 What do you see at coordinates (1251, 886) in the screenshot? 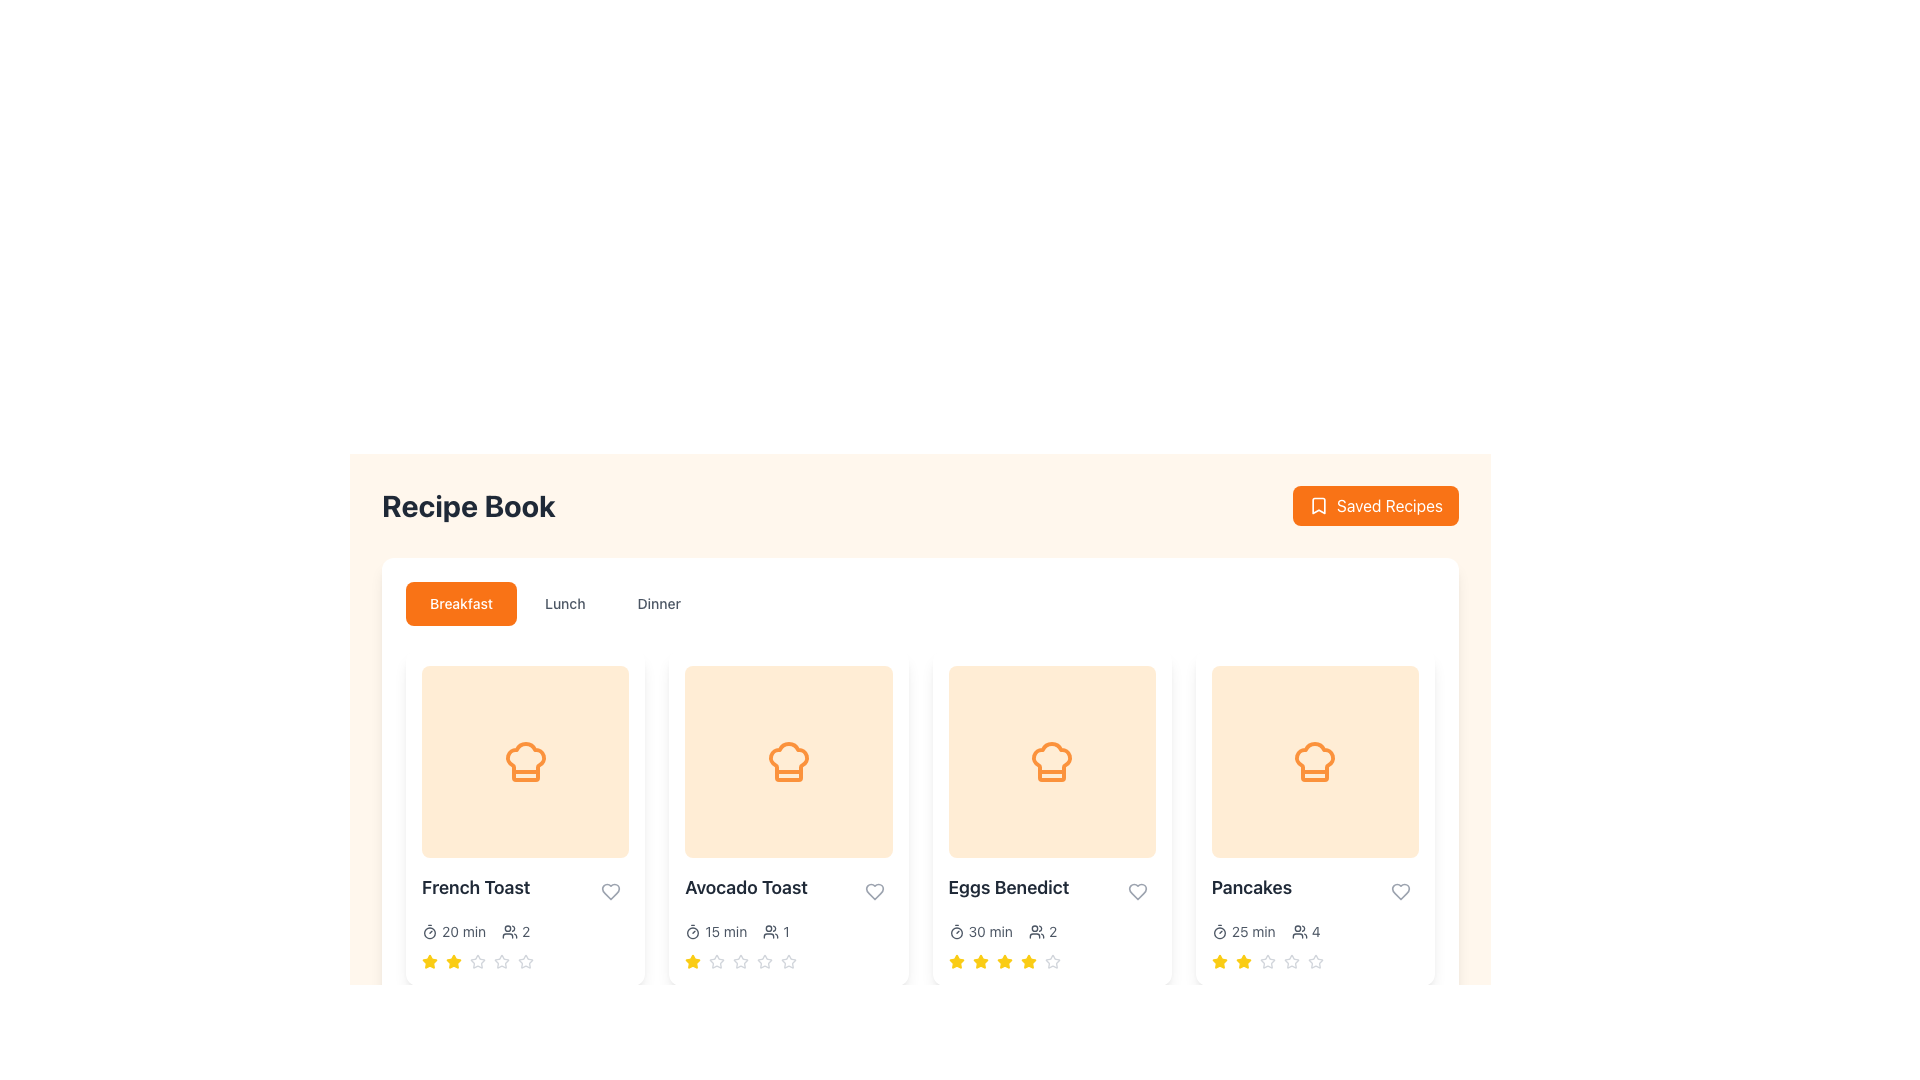
I see `the 'Pancakes' text label, which is styled in bold, medium-size dark gray font within the fourth card of a horizontal list` at bounding box center [1251, 886].